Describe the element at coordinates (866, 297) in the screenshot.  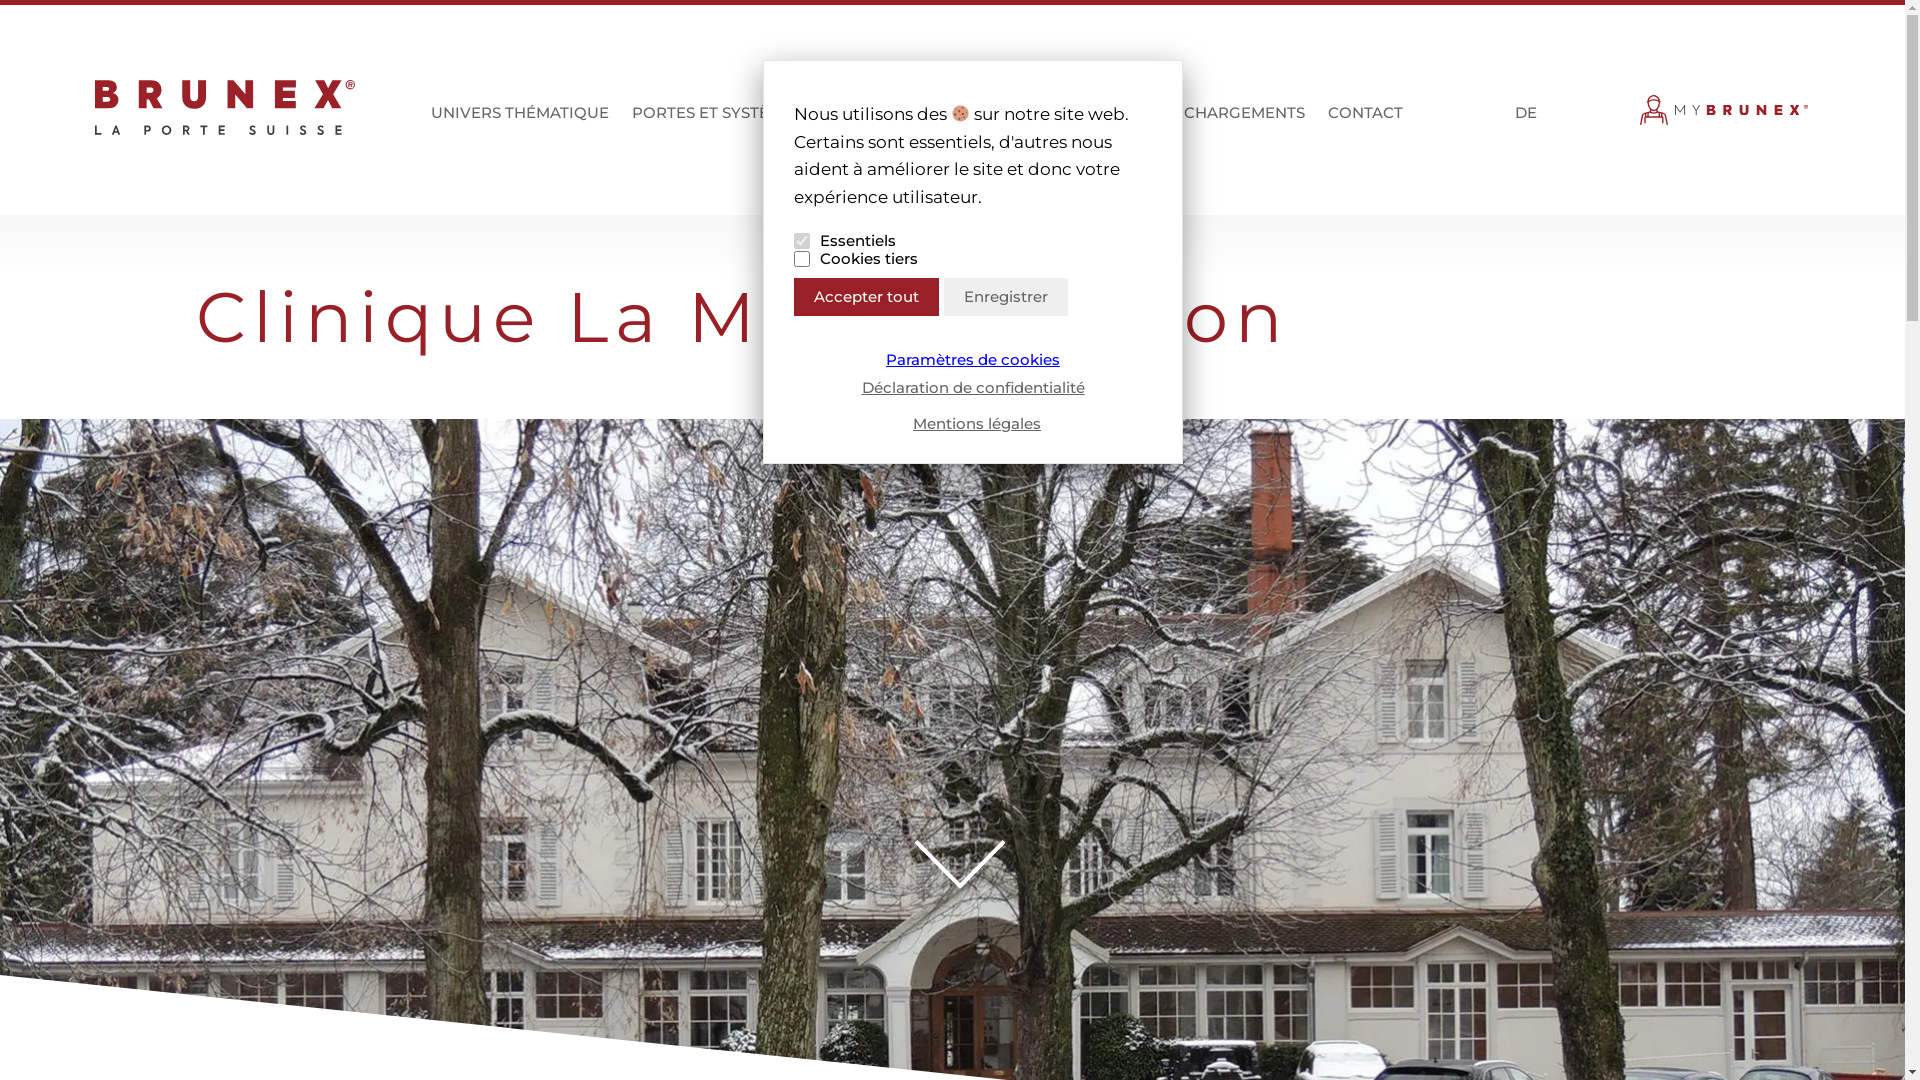
I see `'Accepter tout'` at that location.